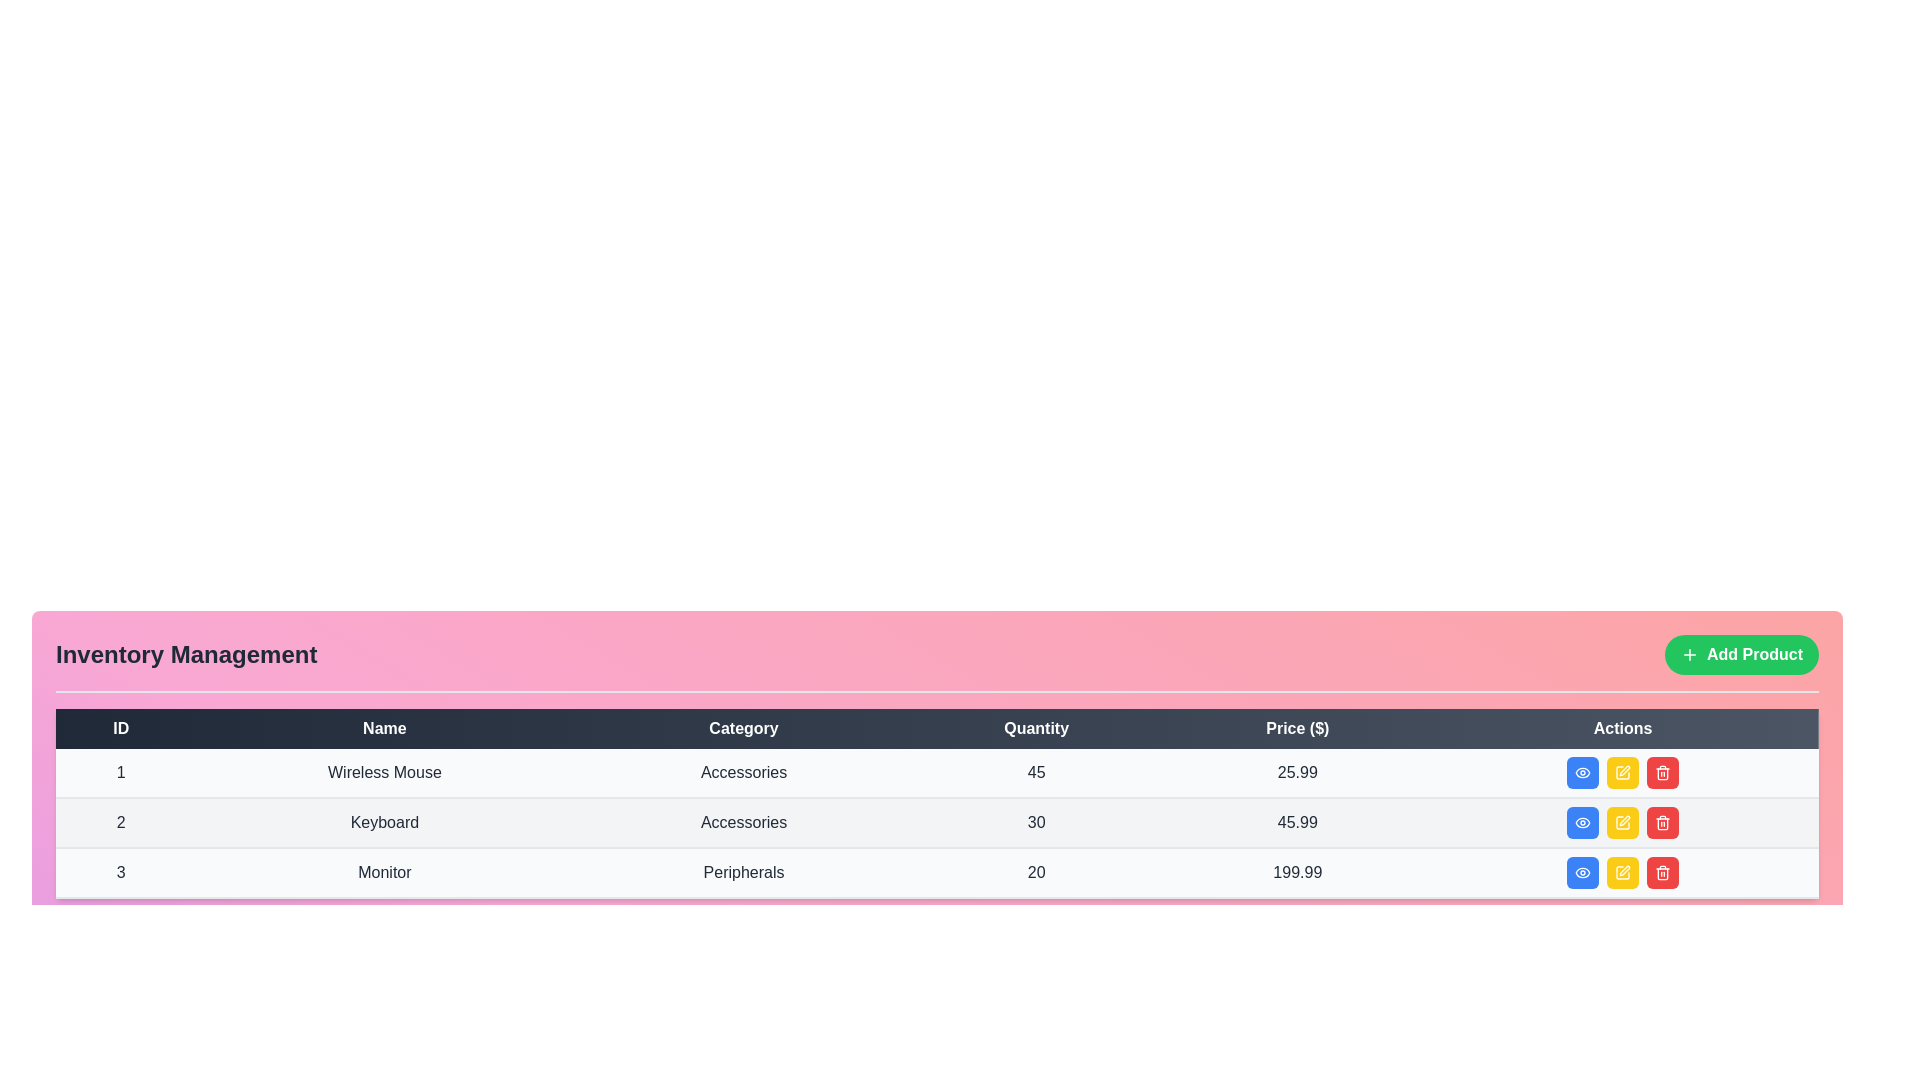  What do you see at coordinates (384, 729) in the screenshot?
I see `the 'Name' text label, which is the second entry in the row of column headers in a table layout, displaying in white on a dark background` at bounding box center [384, 729].